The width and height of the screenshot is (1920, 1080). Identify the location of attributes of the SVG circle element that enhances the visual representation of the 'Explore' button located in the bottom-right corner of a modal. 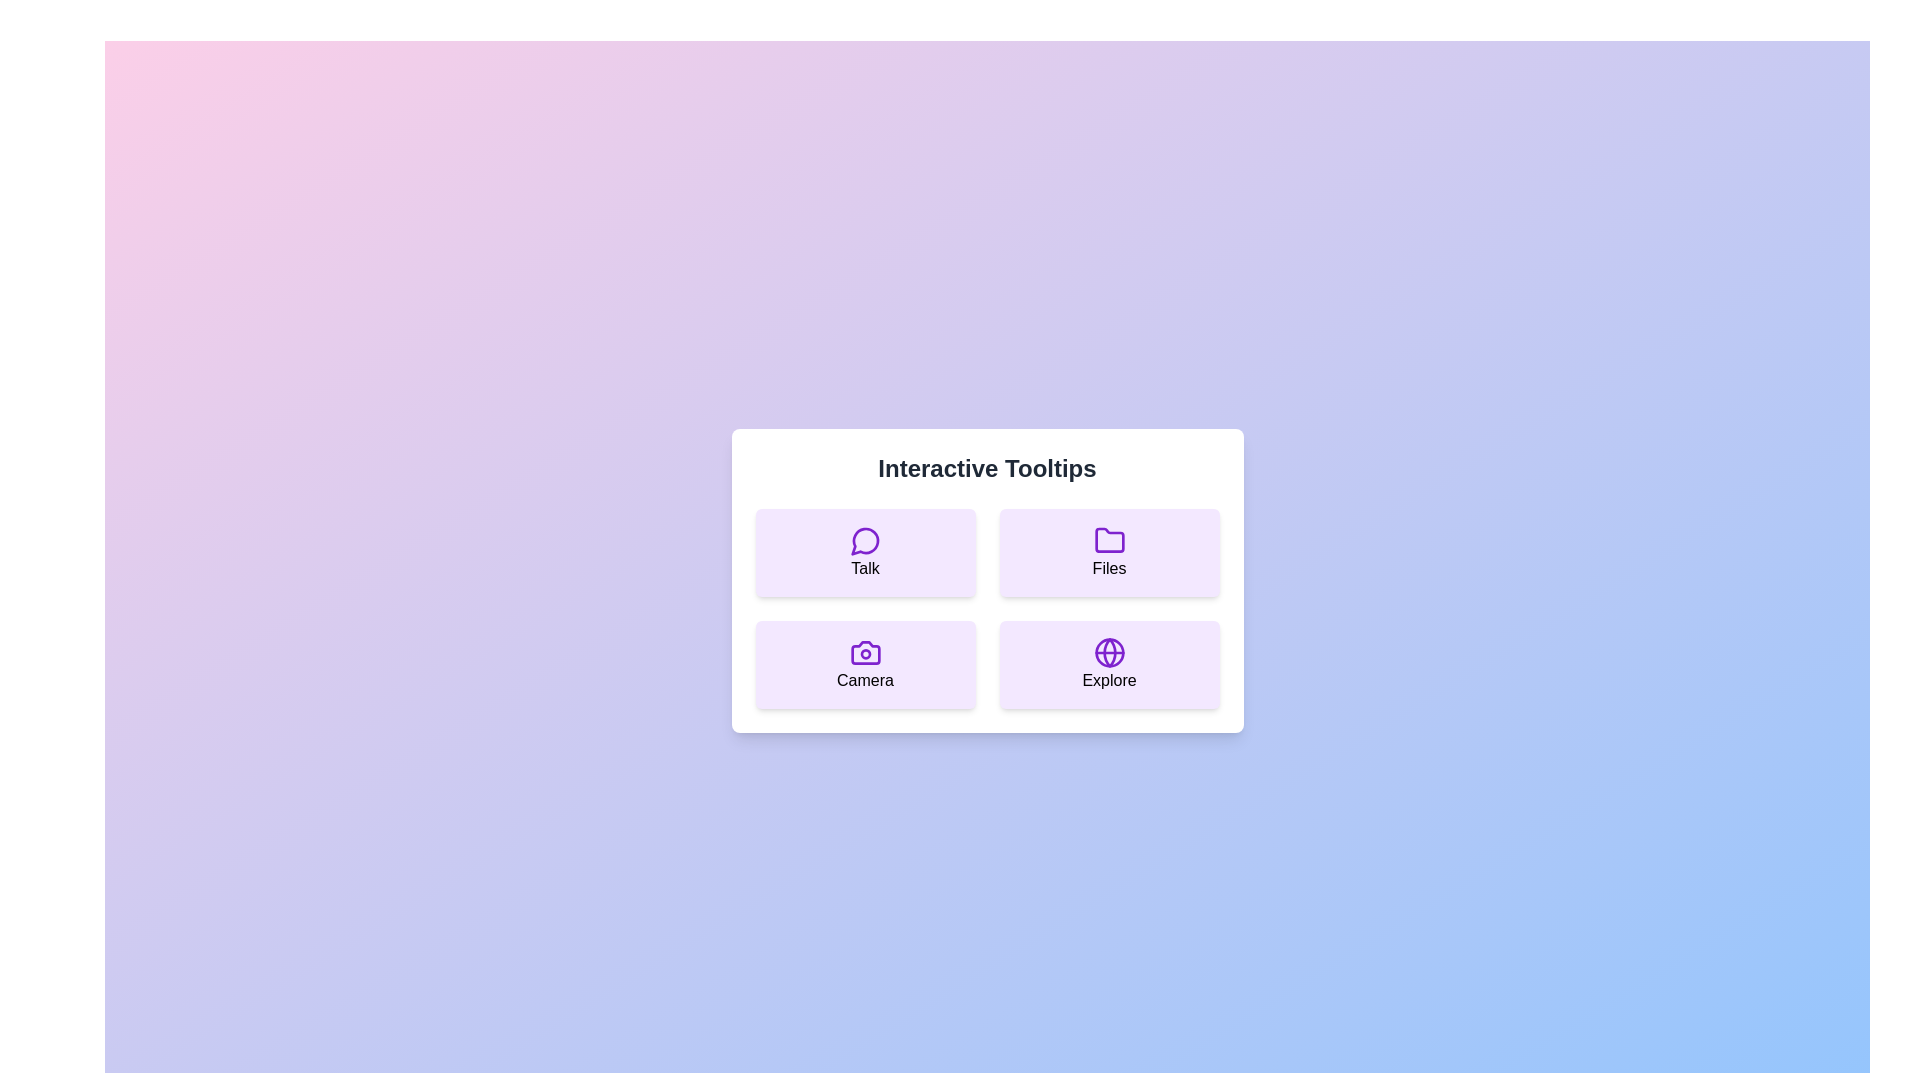
(1108, 652).